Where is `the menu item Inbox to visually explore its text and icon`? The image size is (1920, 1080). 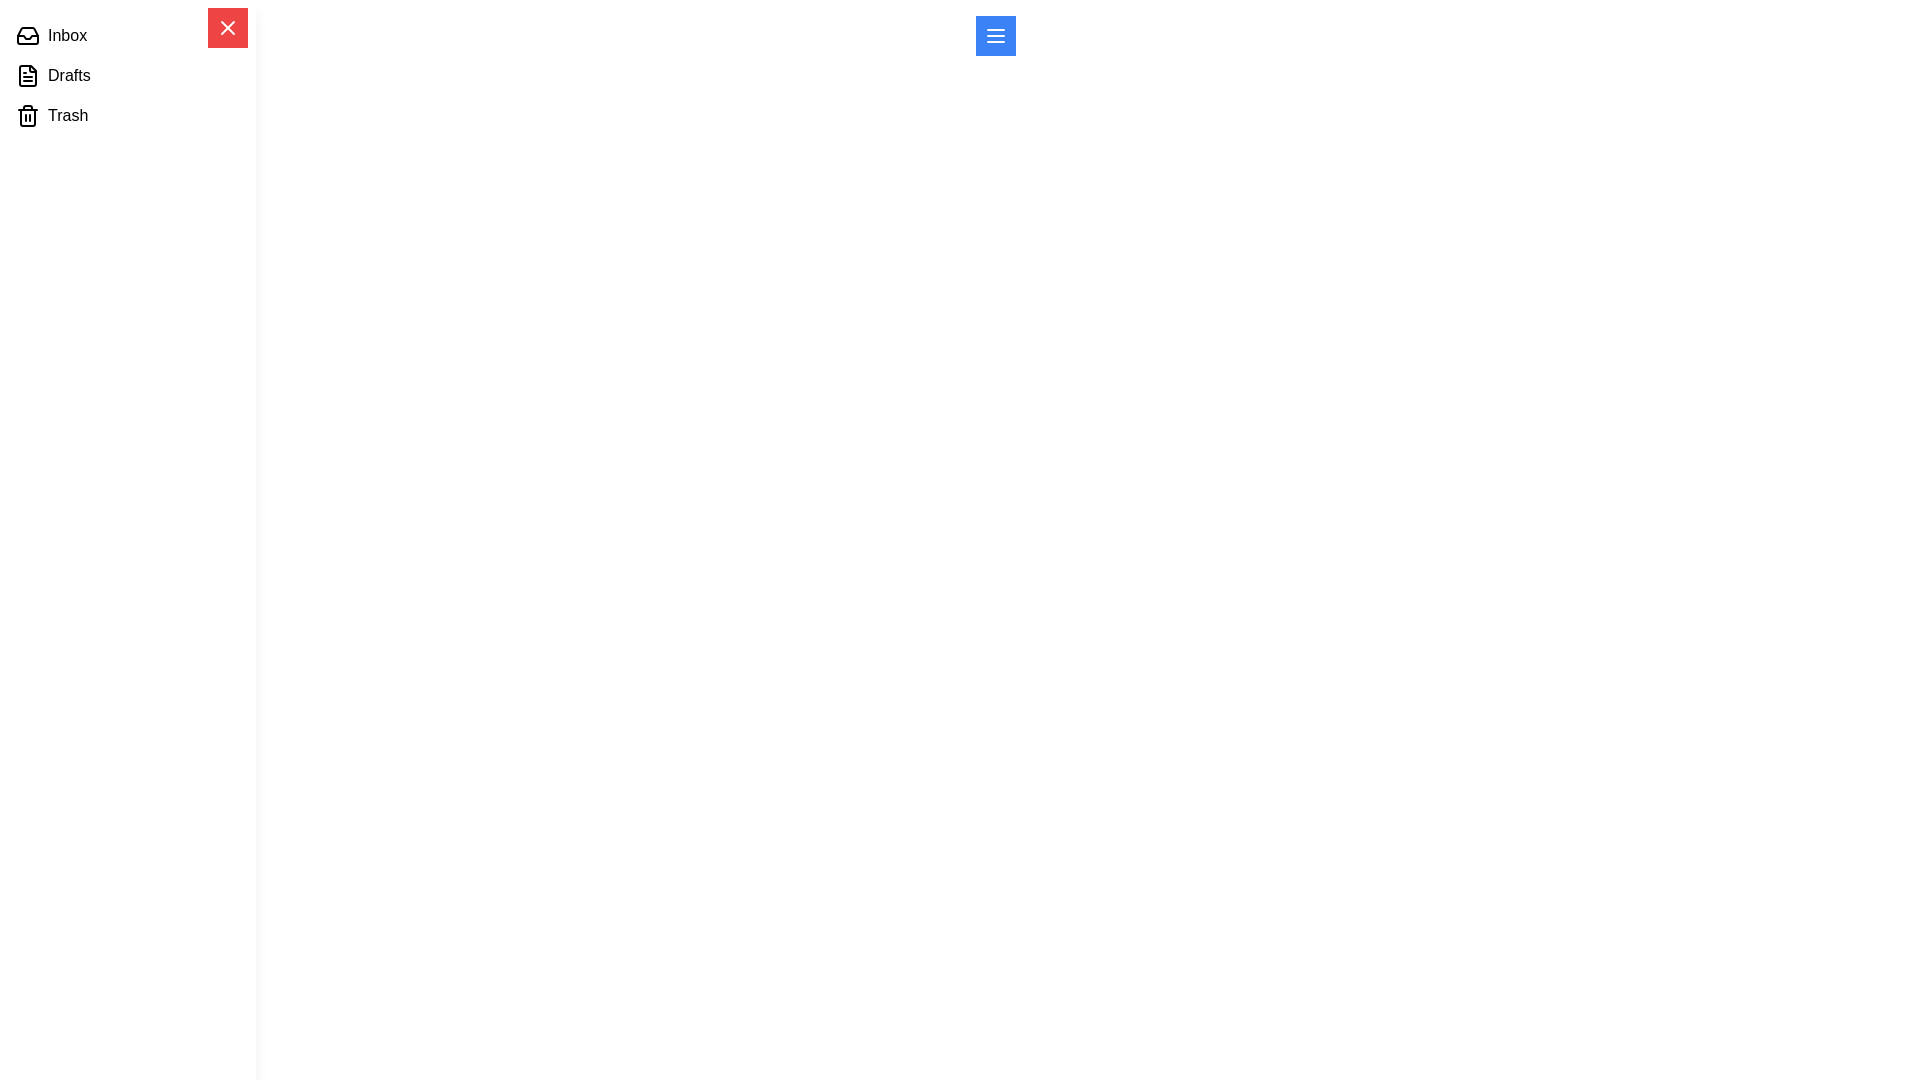 the menu item Inbox to visually explore its text and icon is located at coordinates (127, 35).